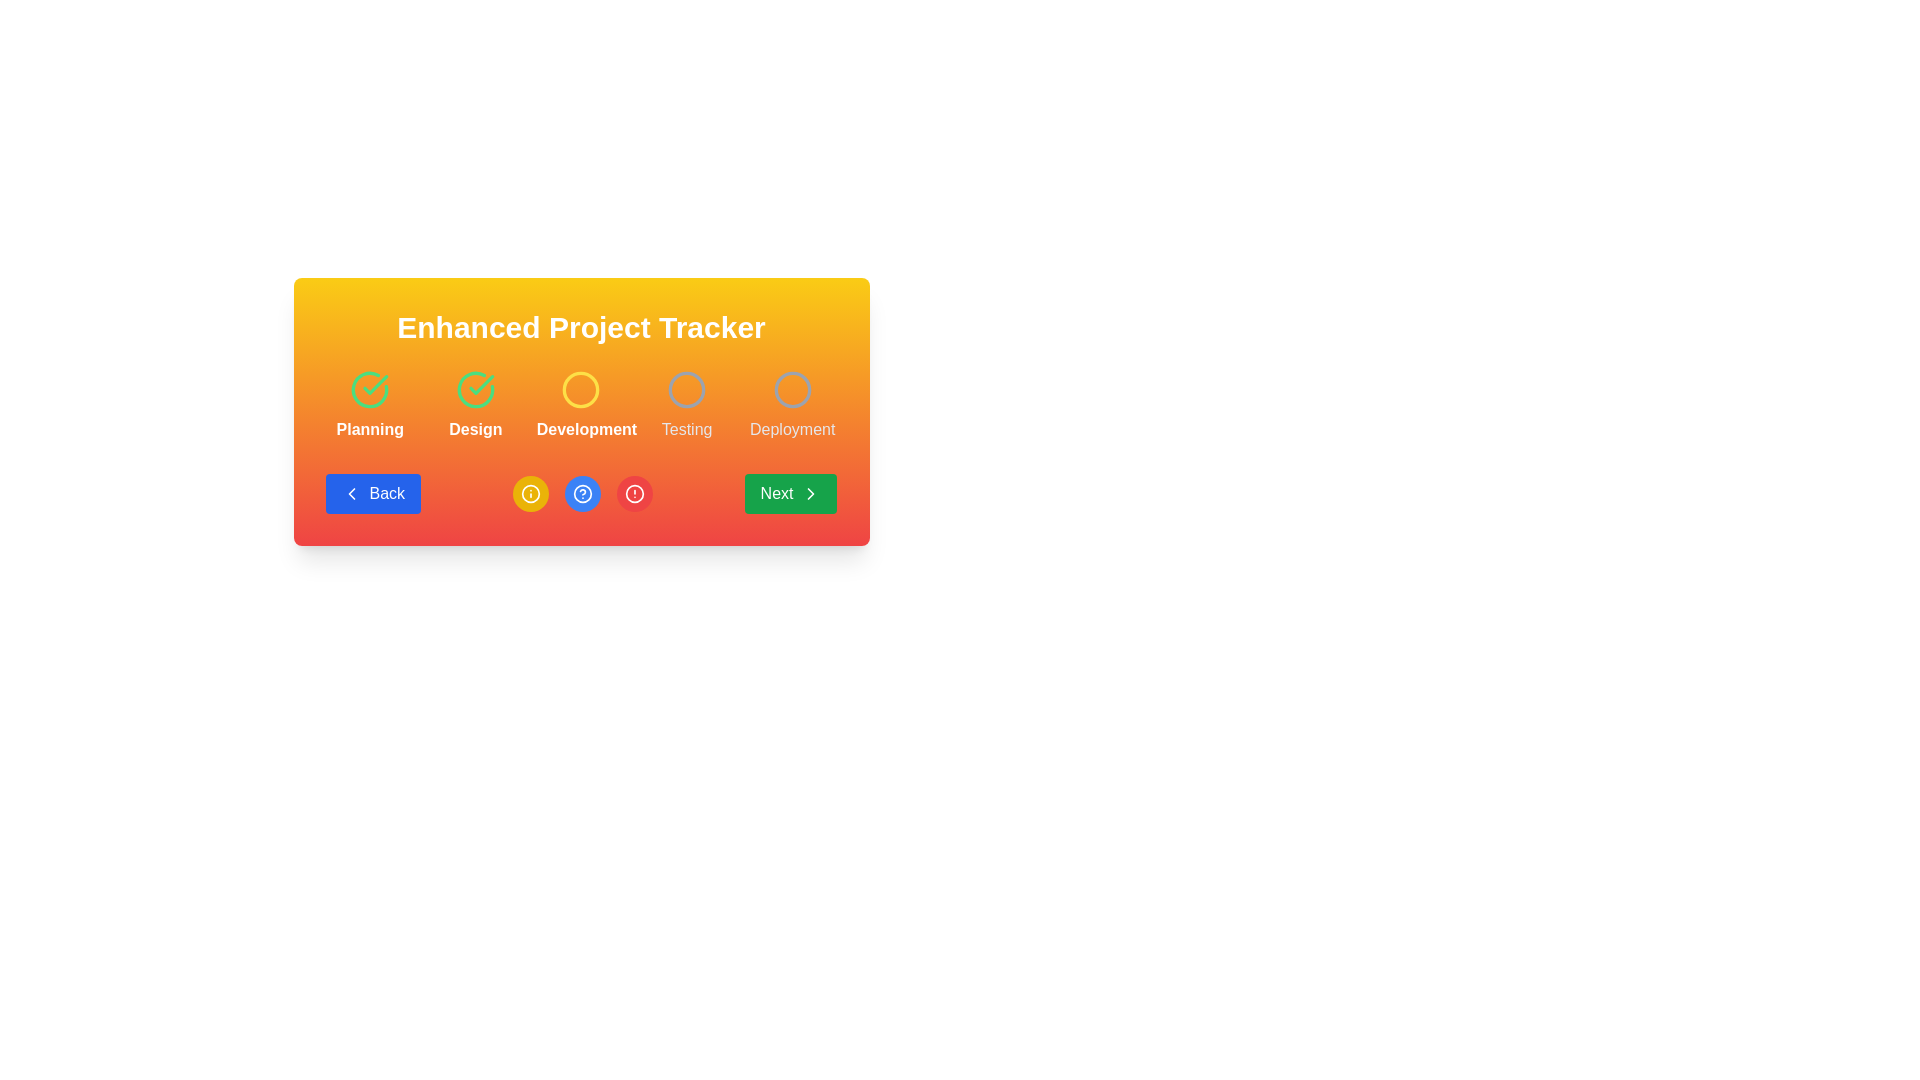  I want to click on the informational button located in the bottom button row of the card interface, specifically the second button from the left, so click(530, 493).